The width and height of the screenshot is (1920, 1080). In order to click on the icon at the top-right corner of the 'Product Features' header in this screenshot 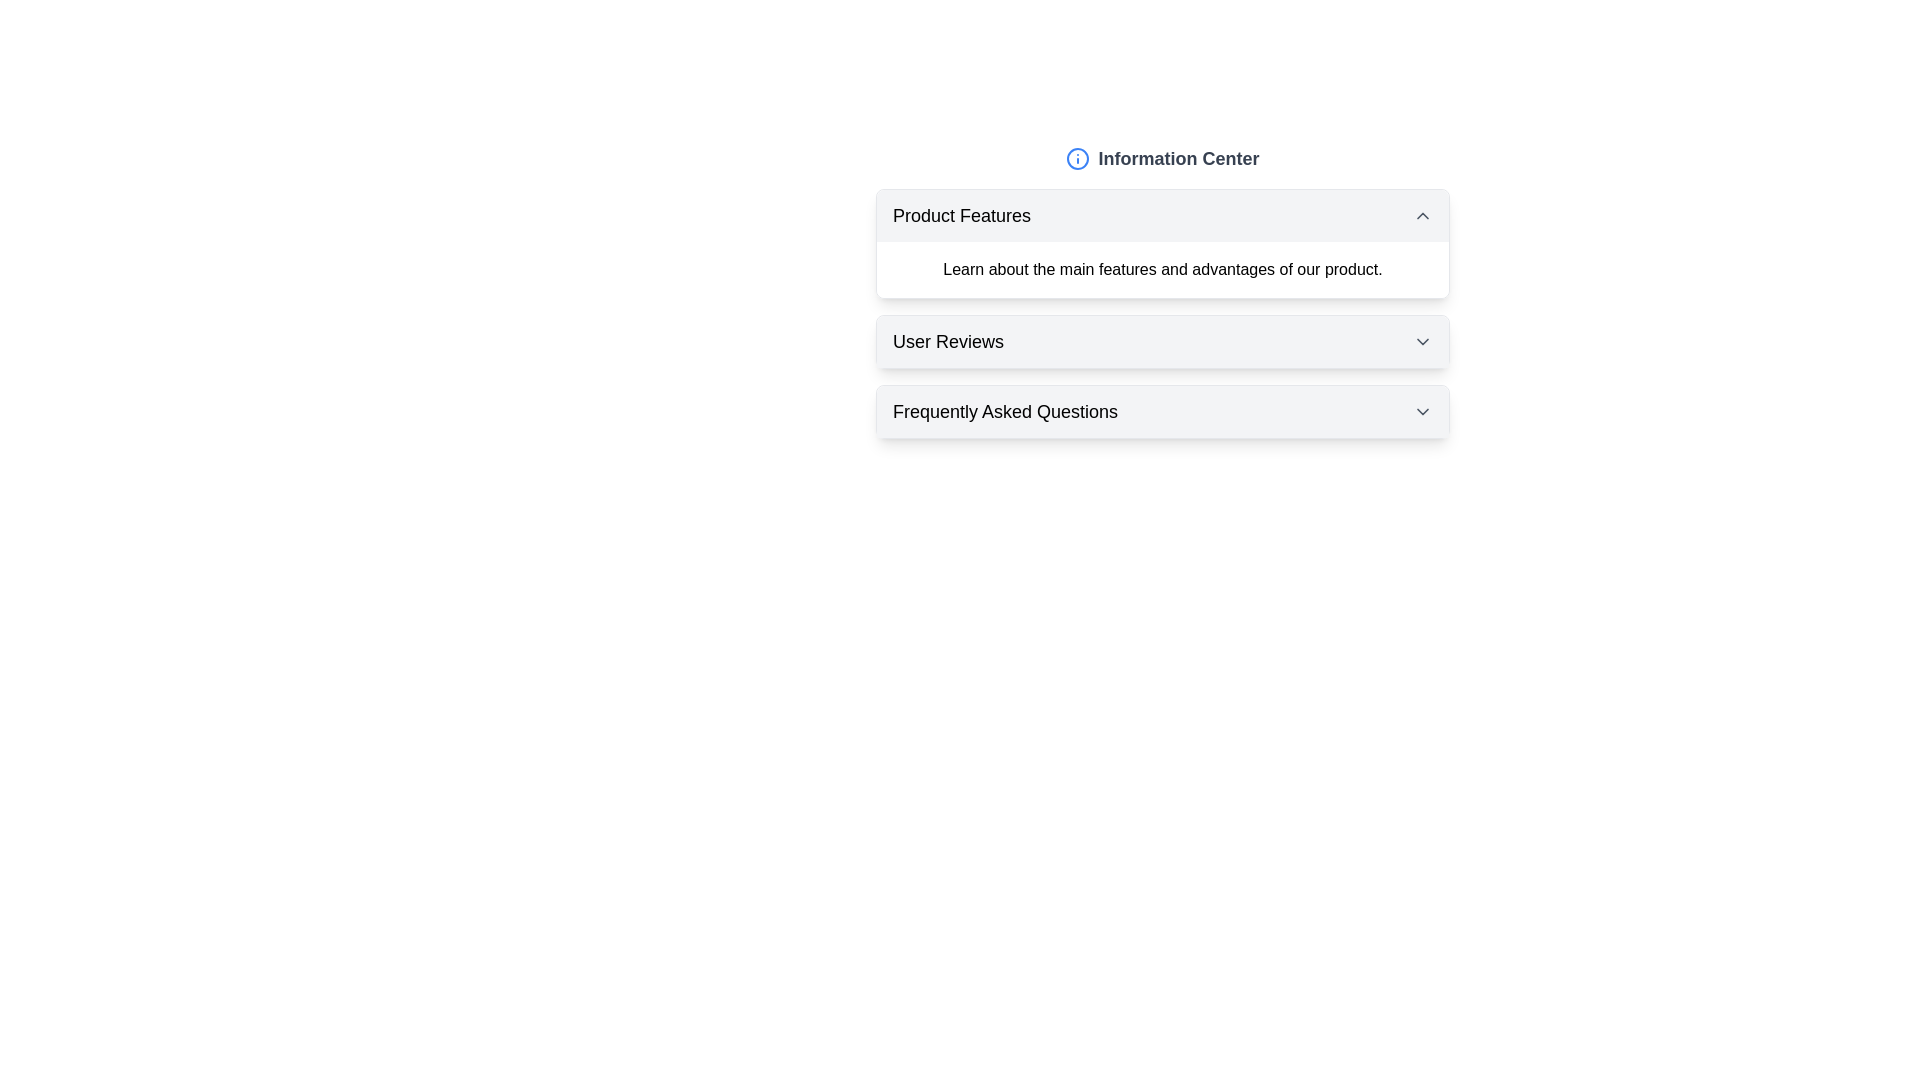, I will do `click(1421, 216)`.